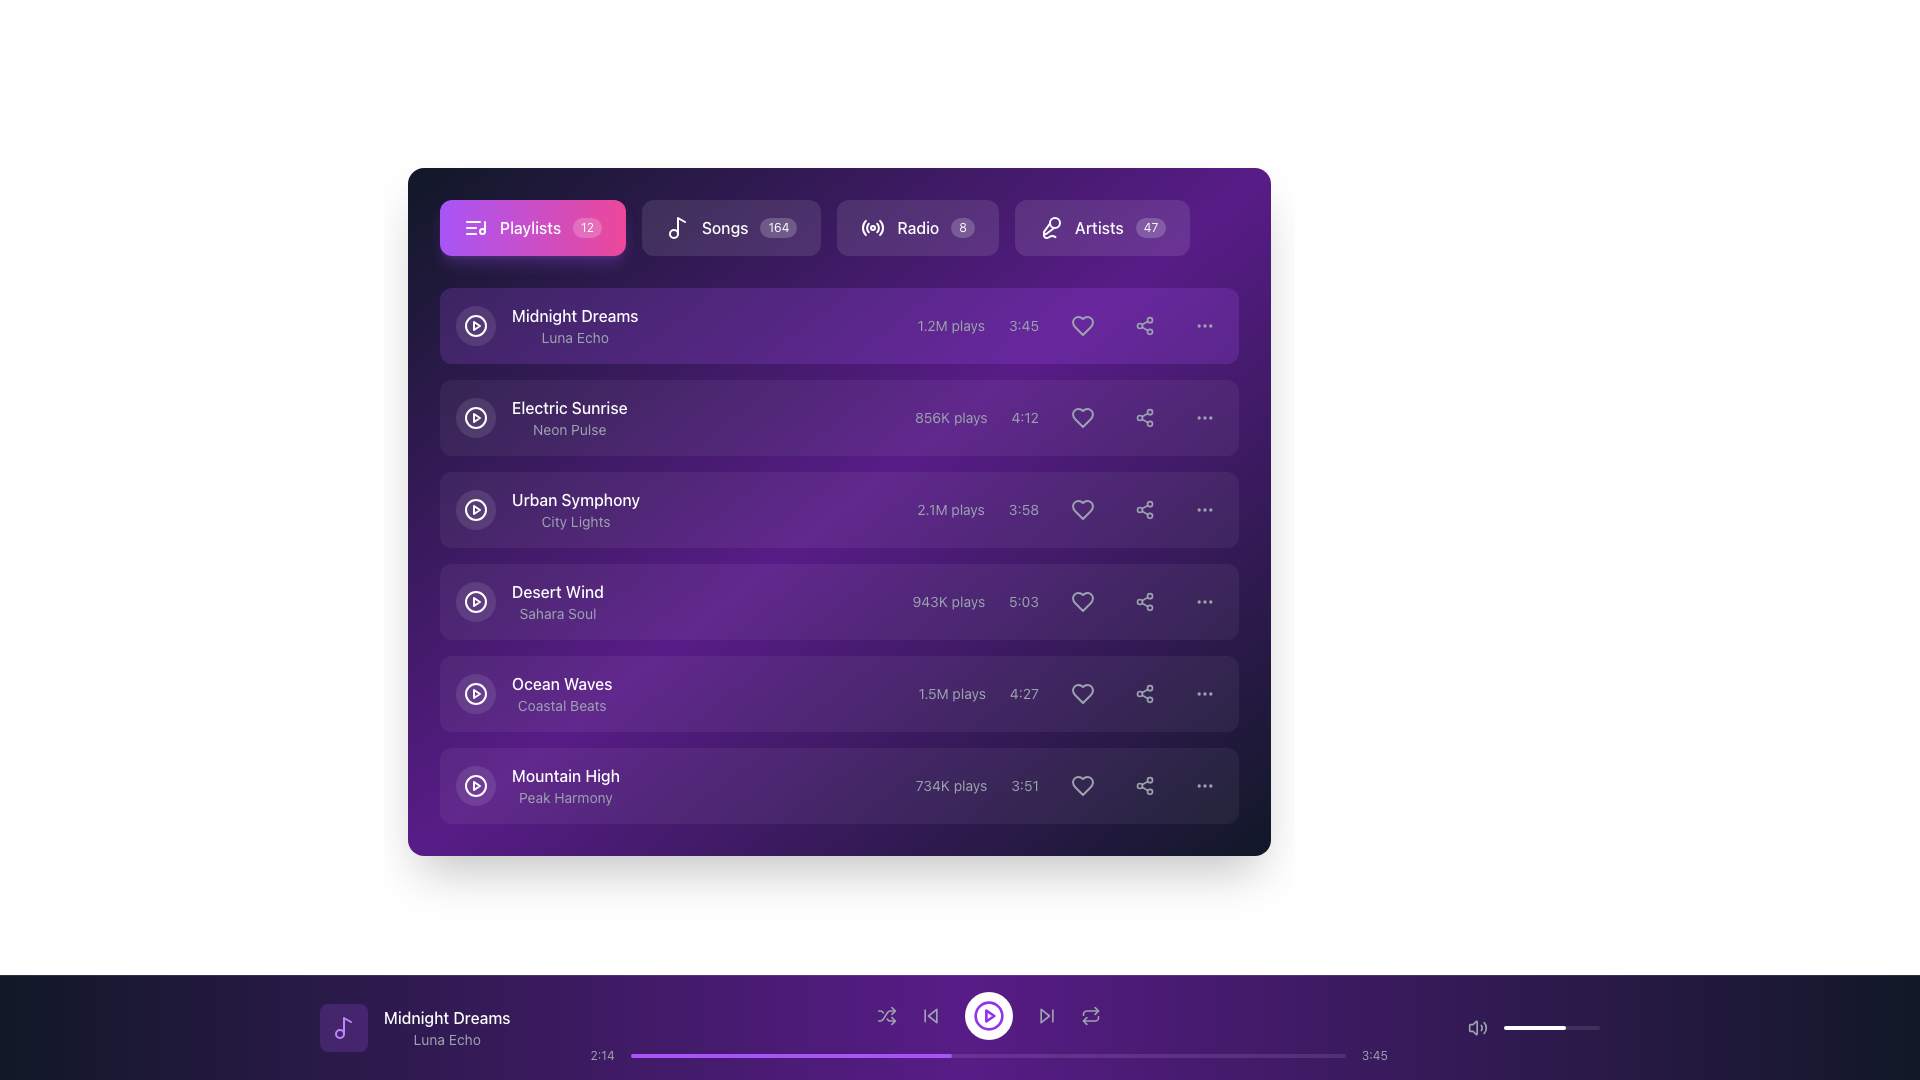  I want to click on the play button for the song 'Mountain High', so click(474, 785).